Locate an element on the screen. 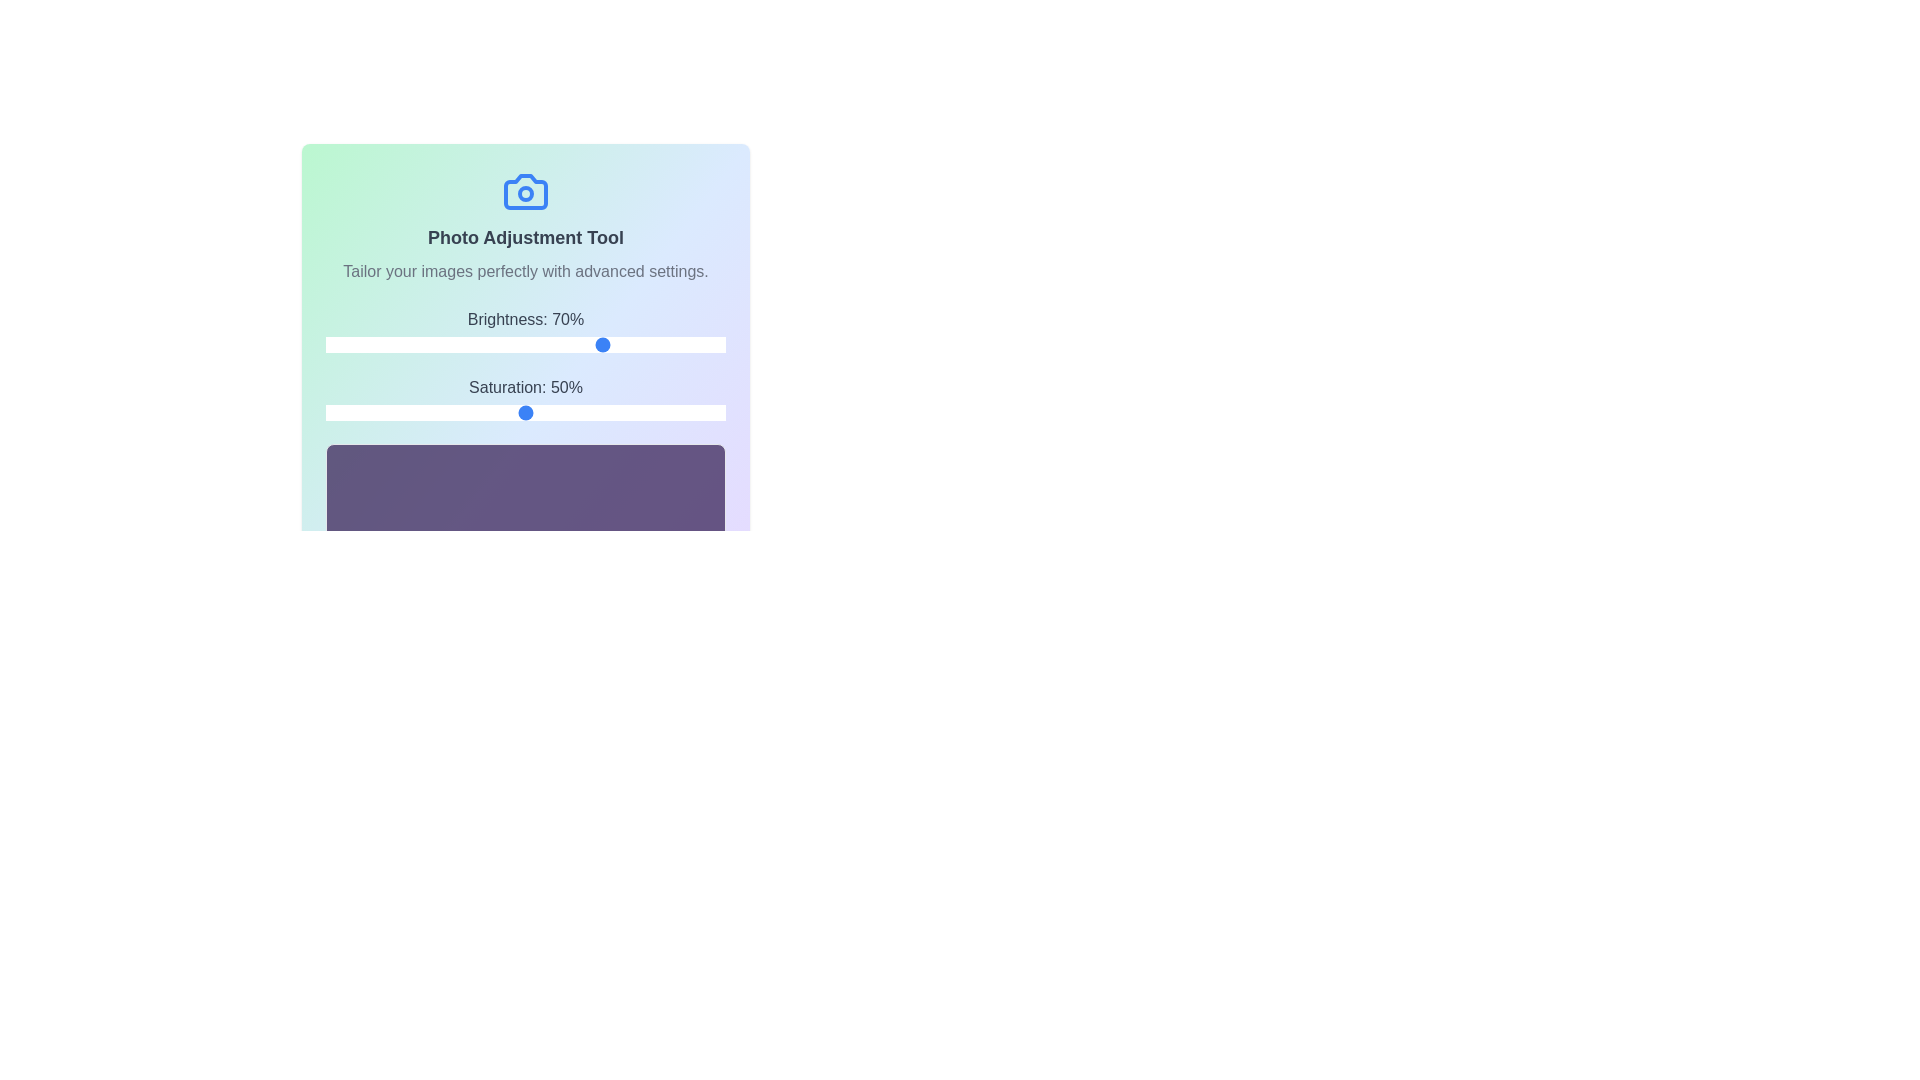 This screenshot has width=1920, height=1080. the saturation slider to set the saturation to 99% is located at coordinates (720, 411).